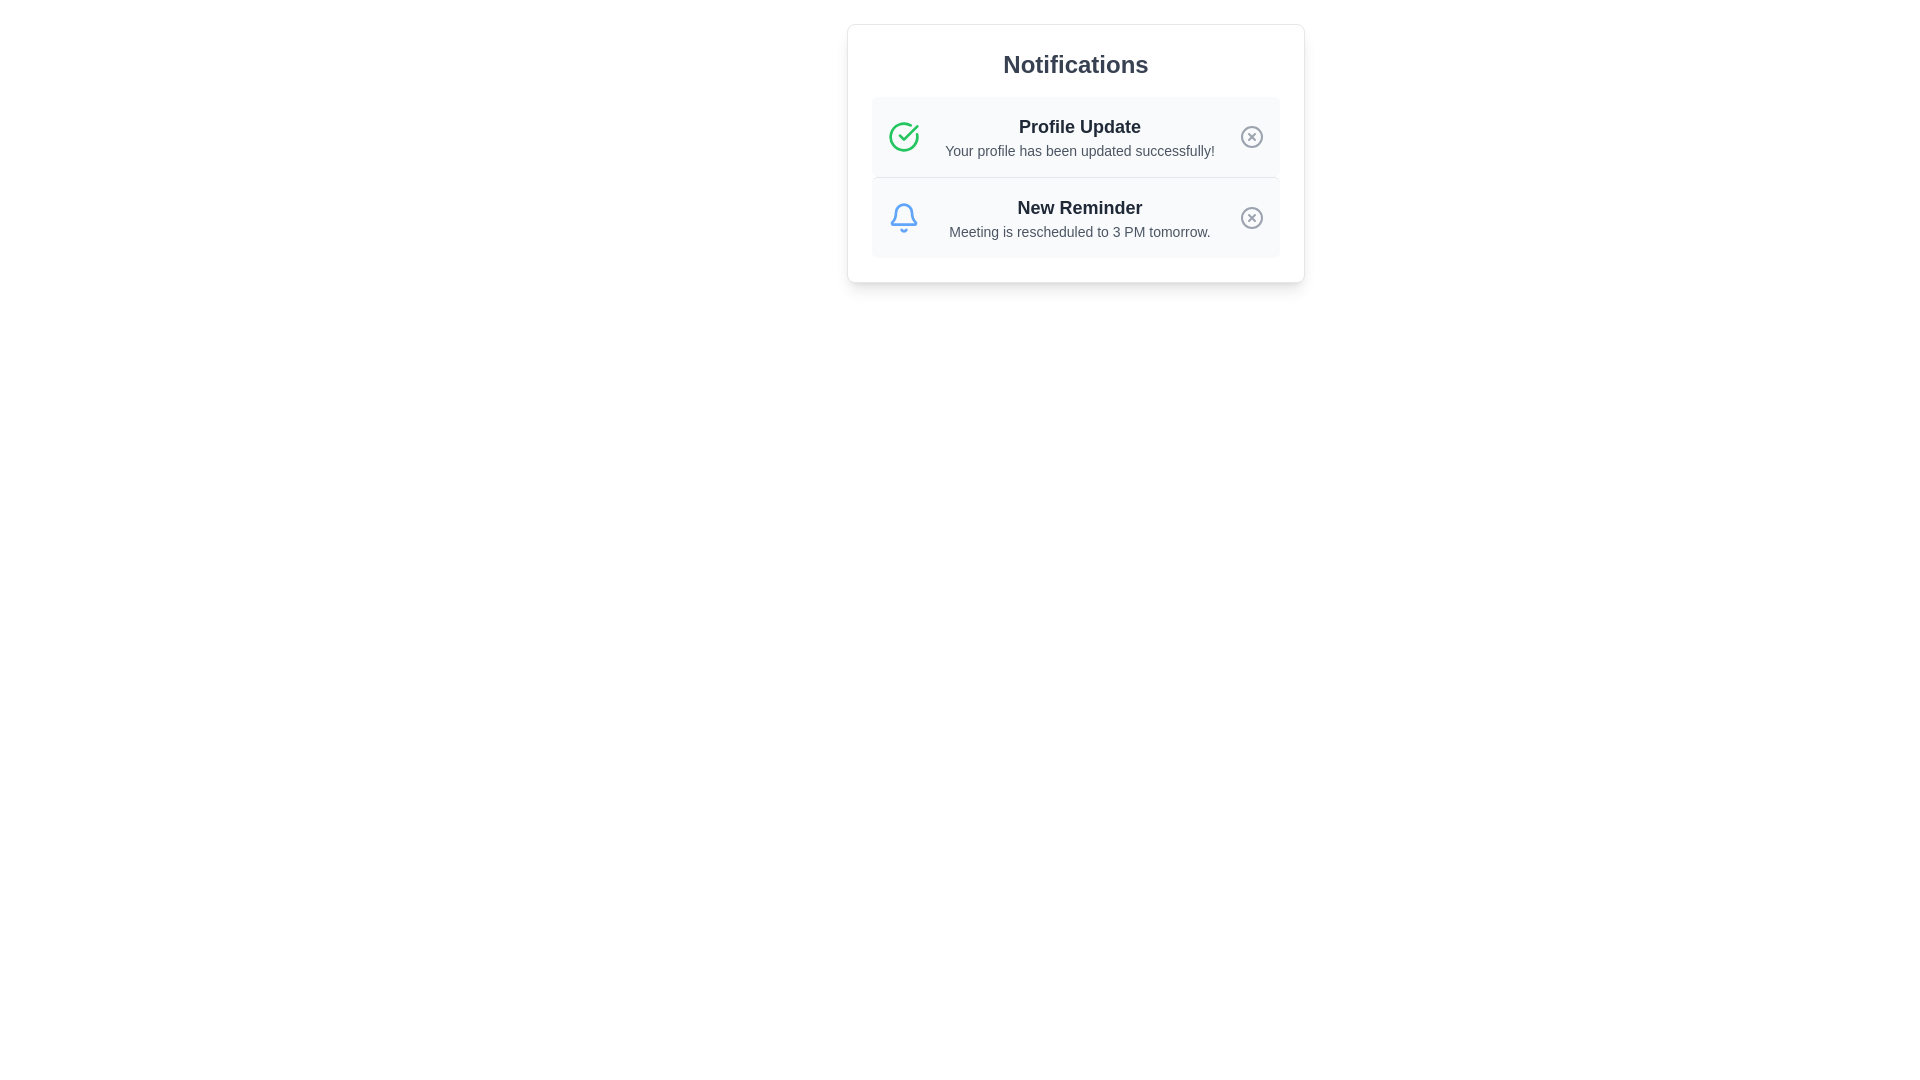  What do you see at coordinates (907, 132) in the screenshot?
I see `the success indicator icon located within the first notification item, to the left of the 'Profile Update' text` at bounding box center [907, 132].